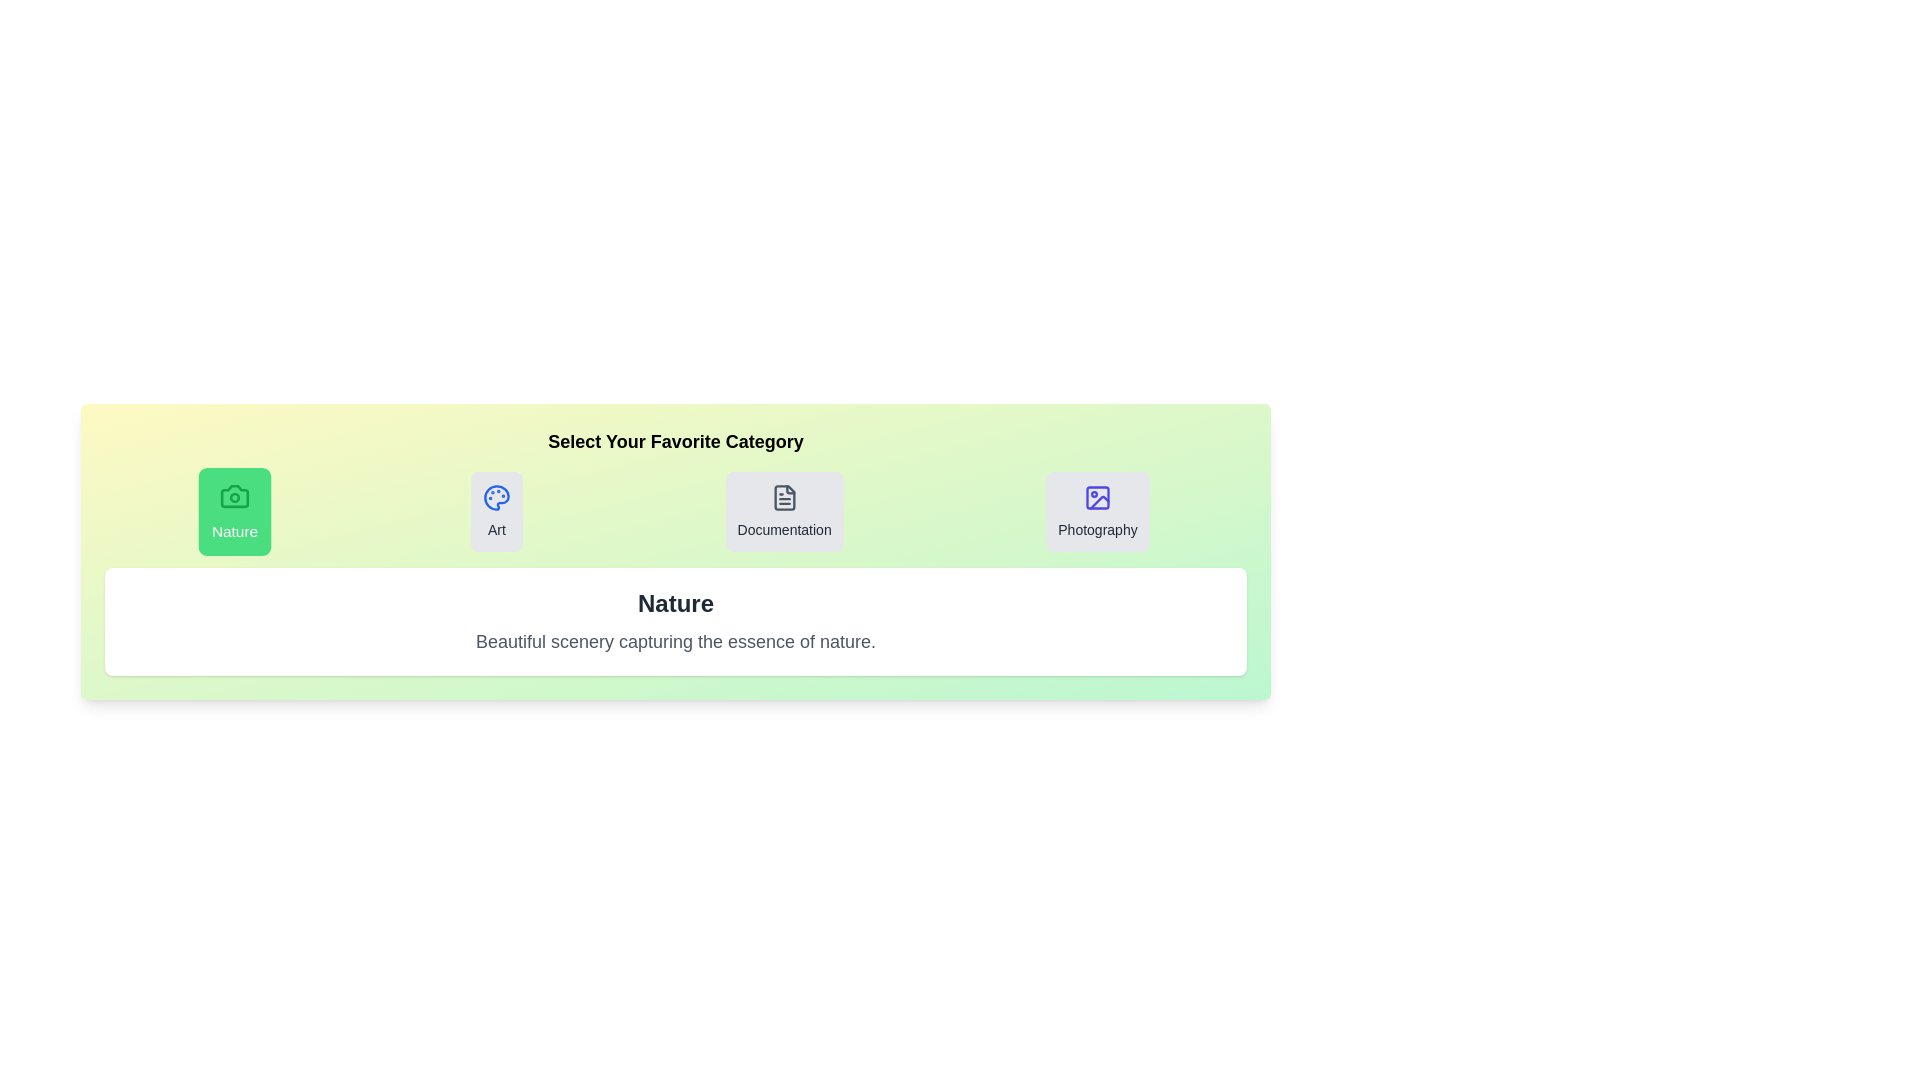 The width and height of the screenshot is (1920, 1080). I want to click on the category title Documentation to select it, so click(782, 511).